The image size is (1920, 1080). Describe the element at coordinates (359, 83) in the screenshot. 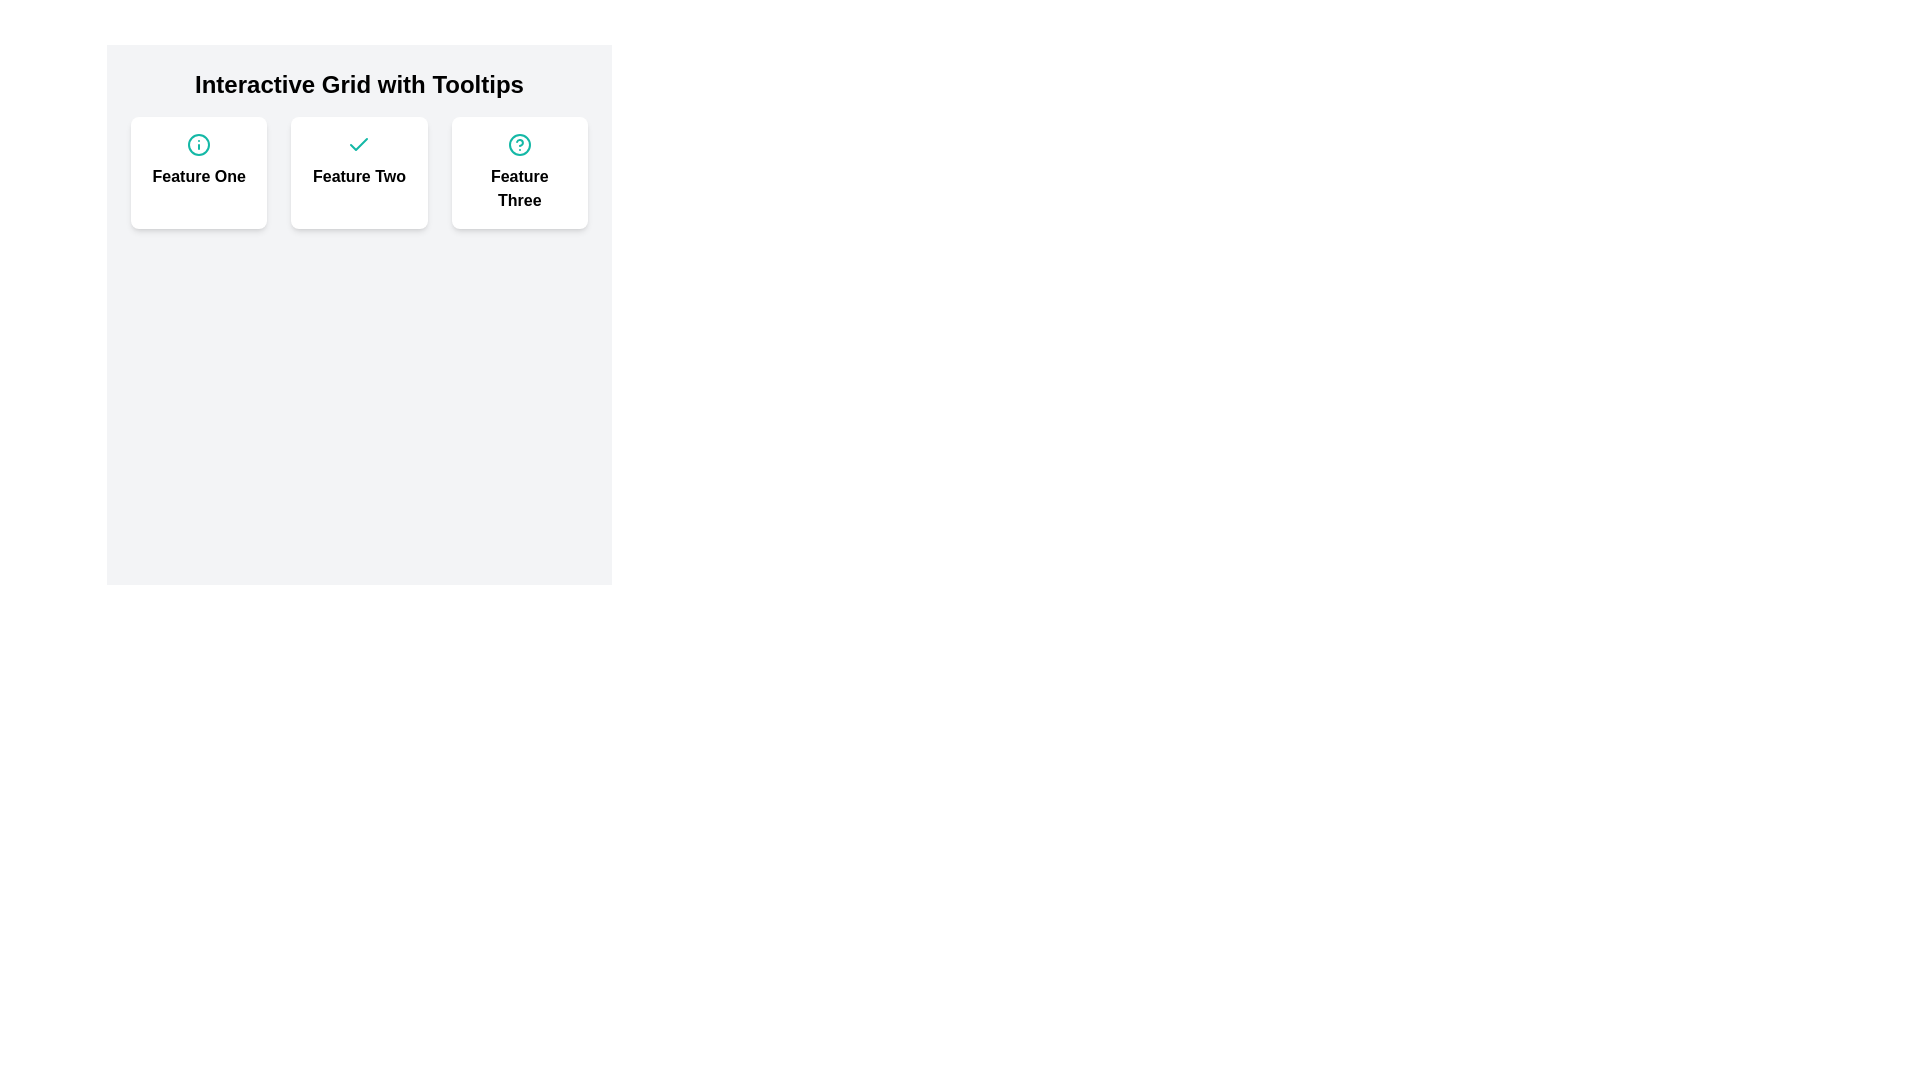

I see `the bold header text 'Interactive Grid with Tooltips' which is prominently displayed at the top of the white panel` at that location.